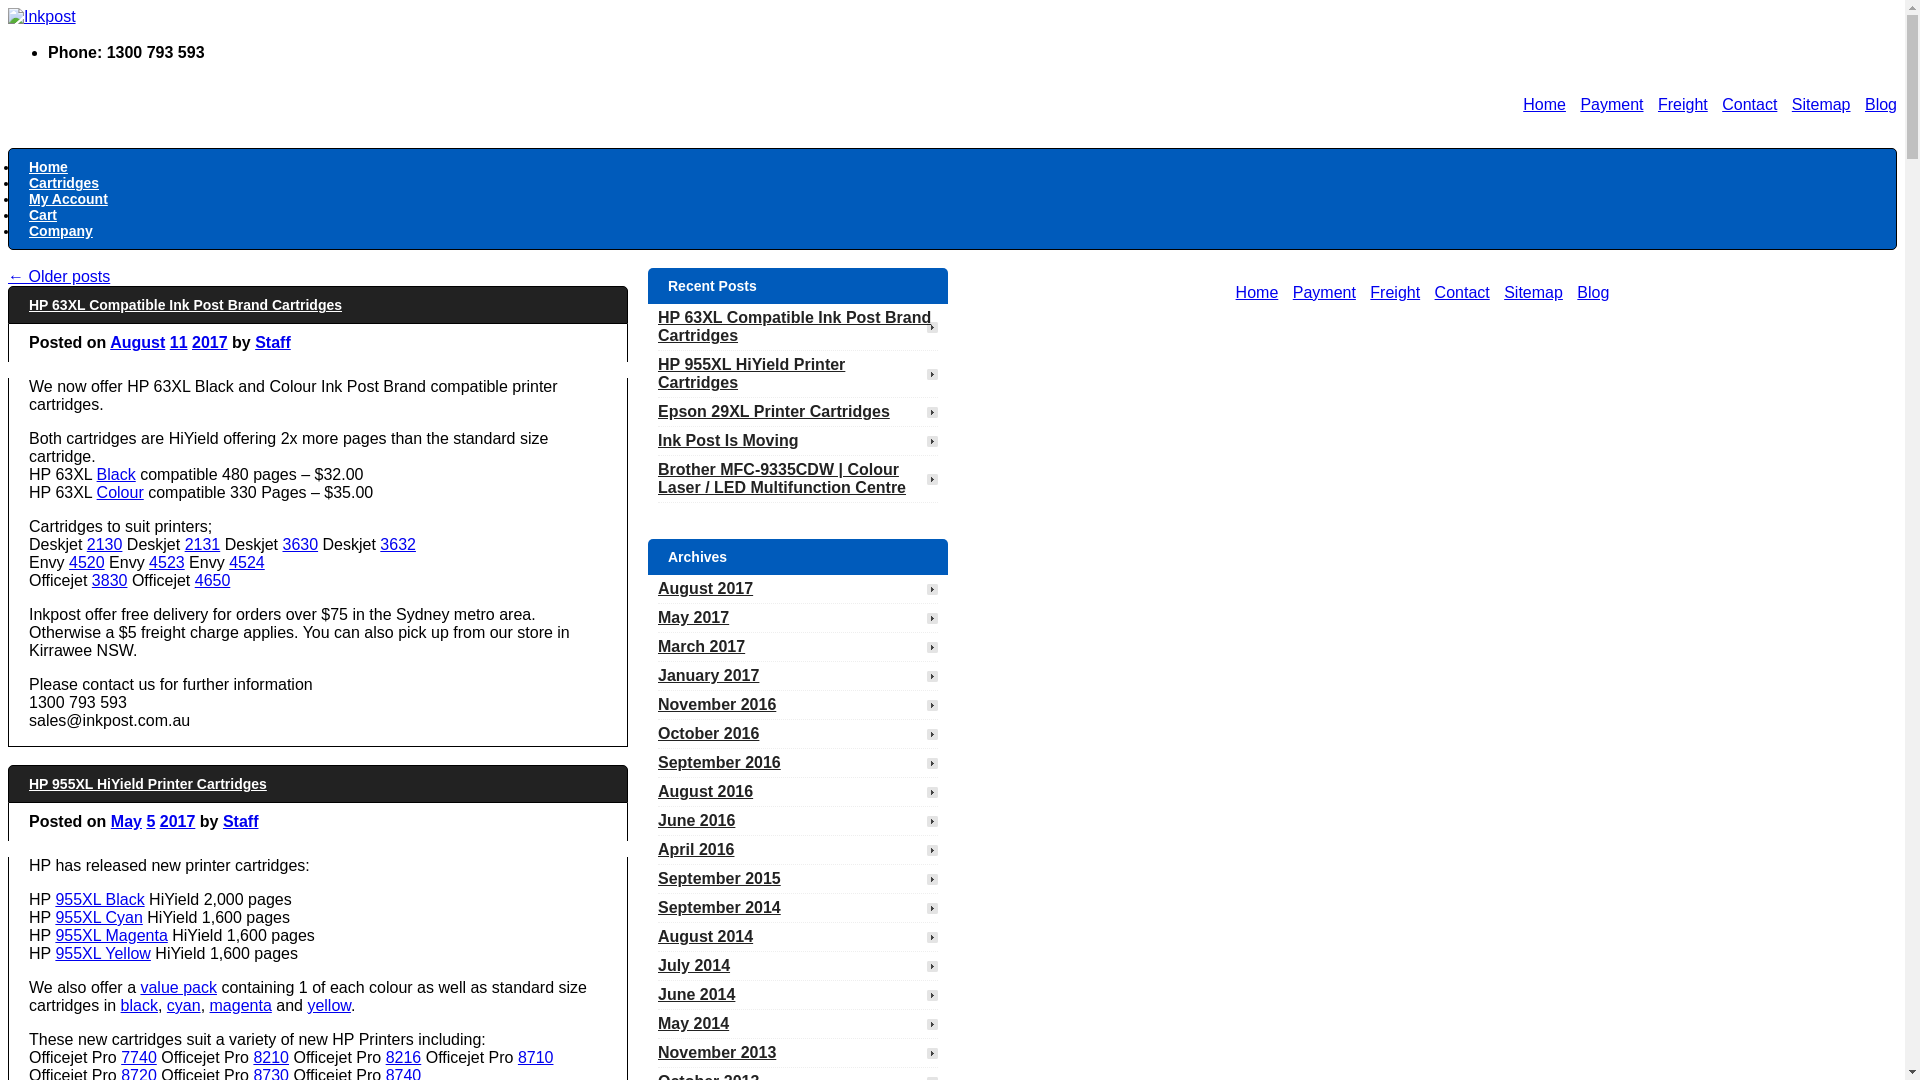 The height and width of the screenshot is (1080, 1920). Describe the element at coordinates (177, 821) in the screenshot. I see `'2017'` at that location.